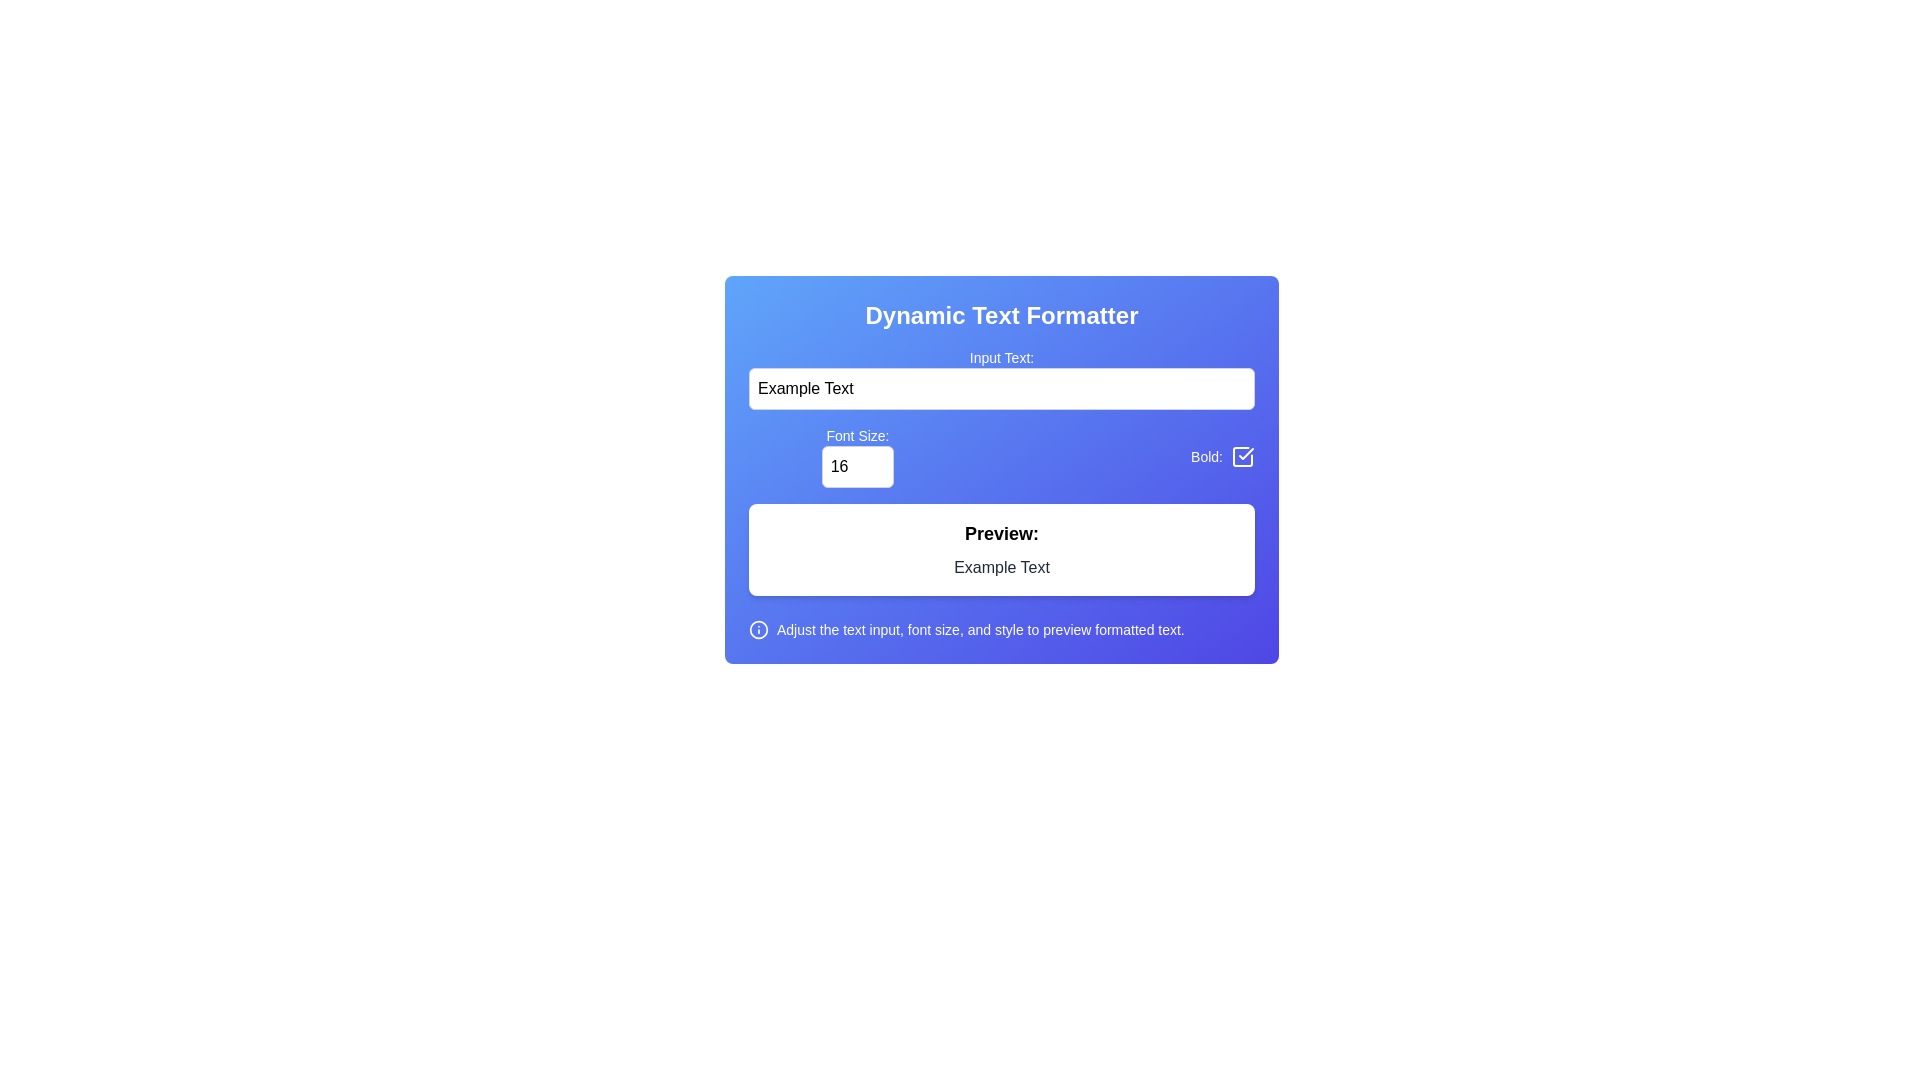  What do you see at coordinates (757, 628) in the screenshot?
I see `the circular SVG-based decorative informational icon located to the left of the text 'Adjust the text input, font size, and style` at bounding box center [757, 628].